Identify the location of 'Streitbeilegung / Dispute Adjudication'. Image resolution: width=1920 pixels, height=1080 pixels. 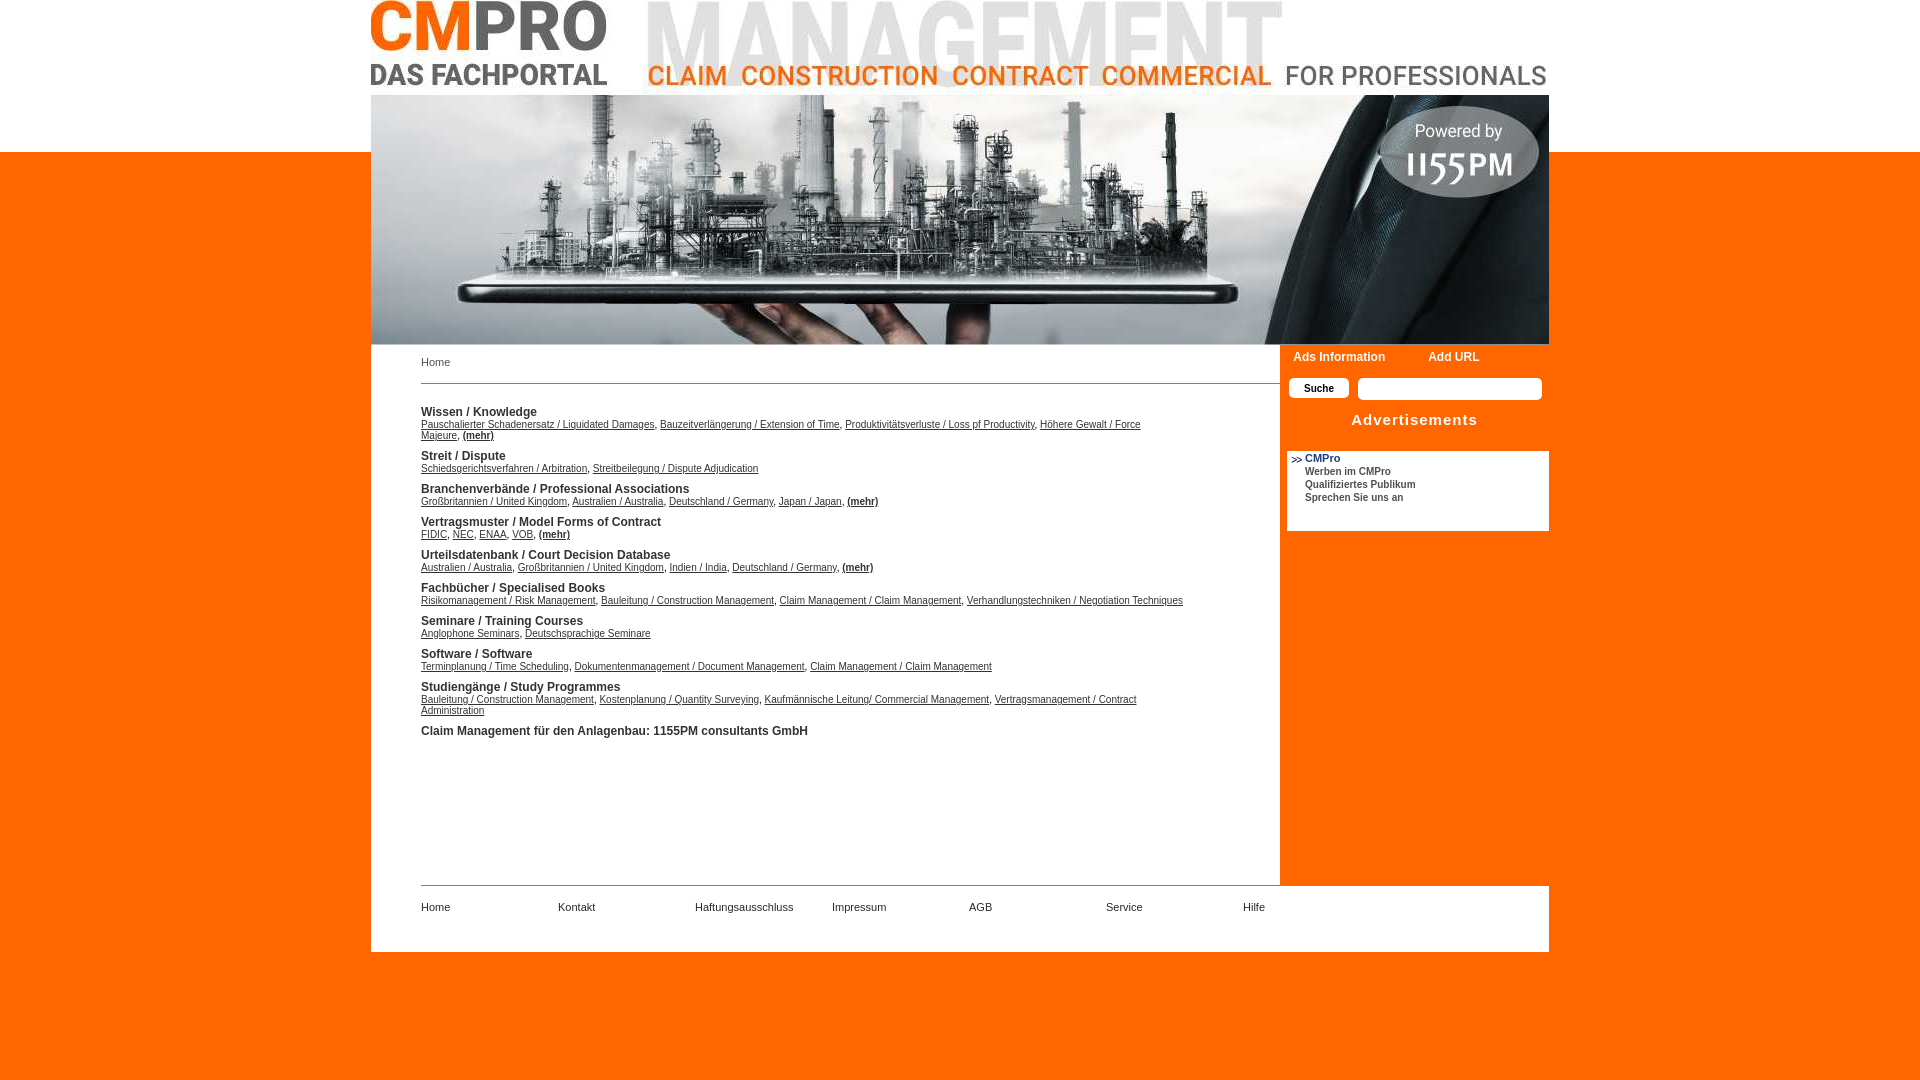
(676, 468).